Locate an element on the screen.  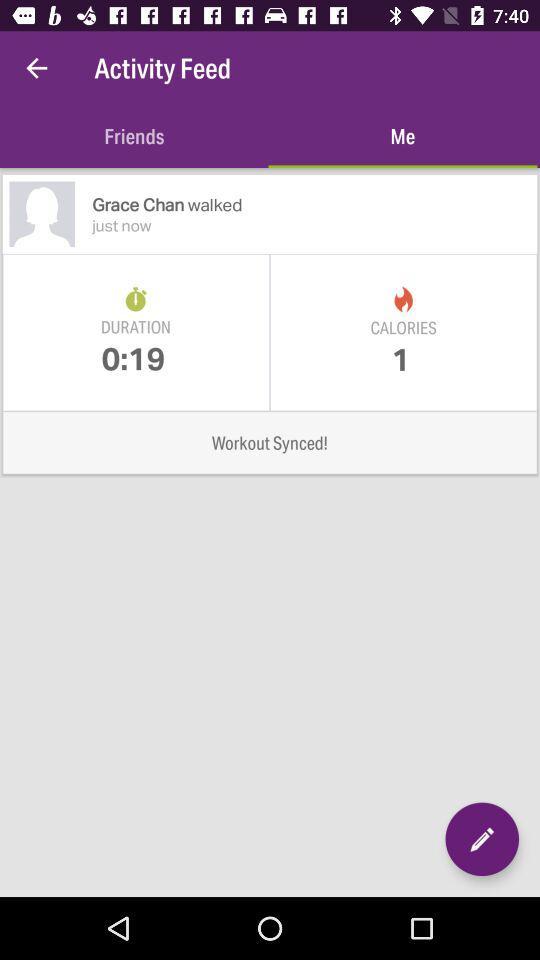
grace chan walked is located at coordinates (314, 204).